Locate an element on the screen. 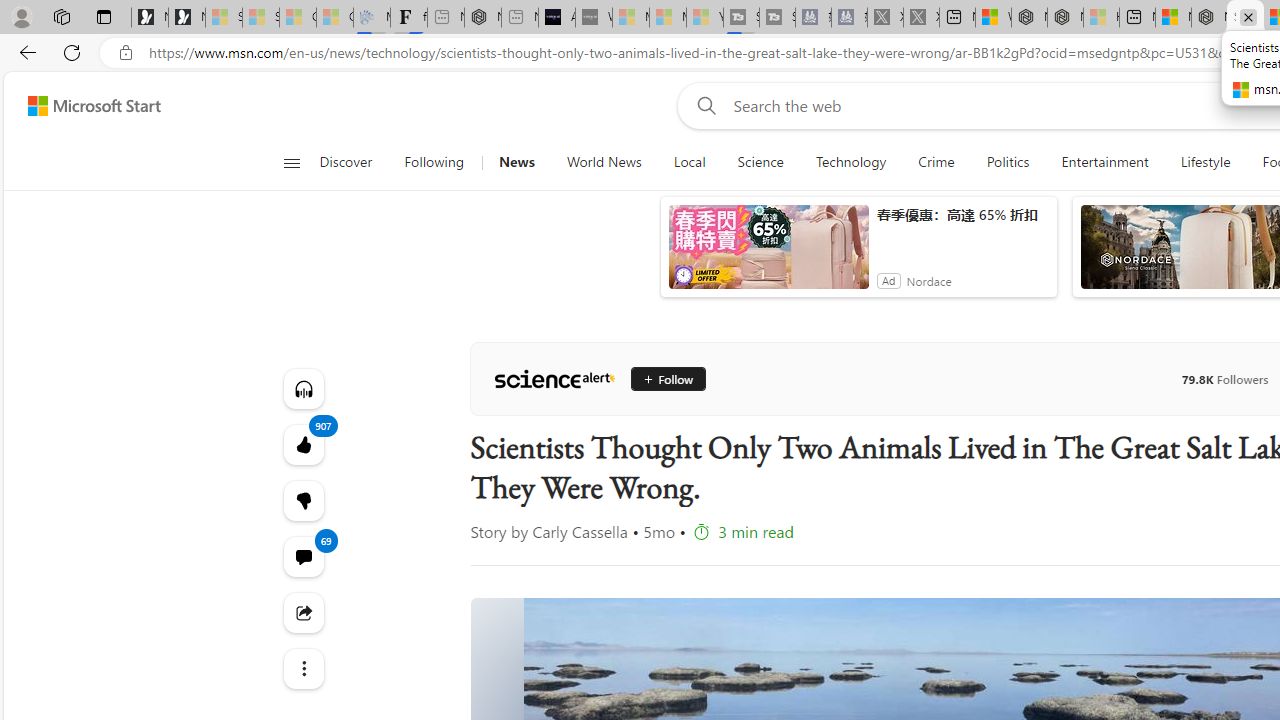  'Entertainment' is located at coordinates (1104, 162).